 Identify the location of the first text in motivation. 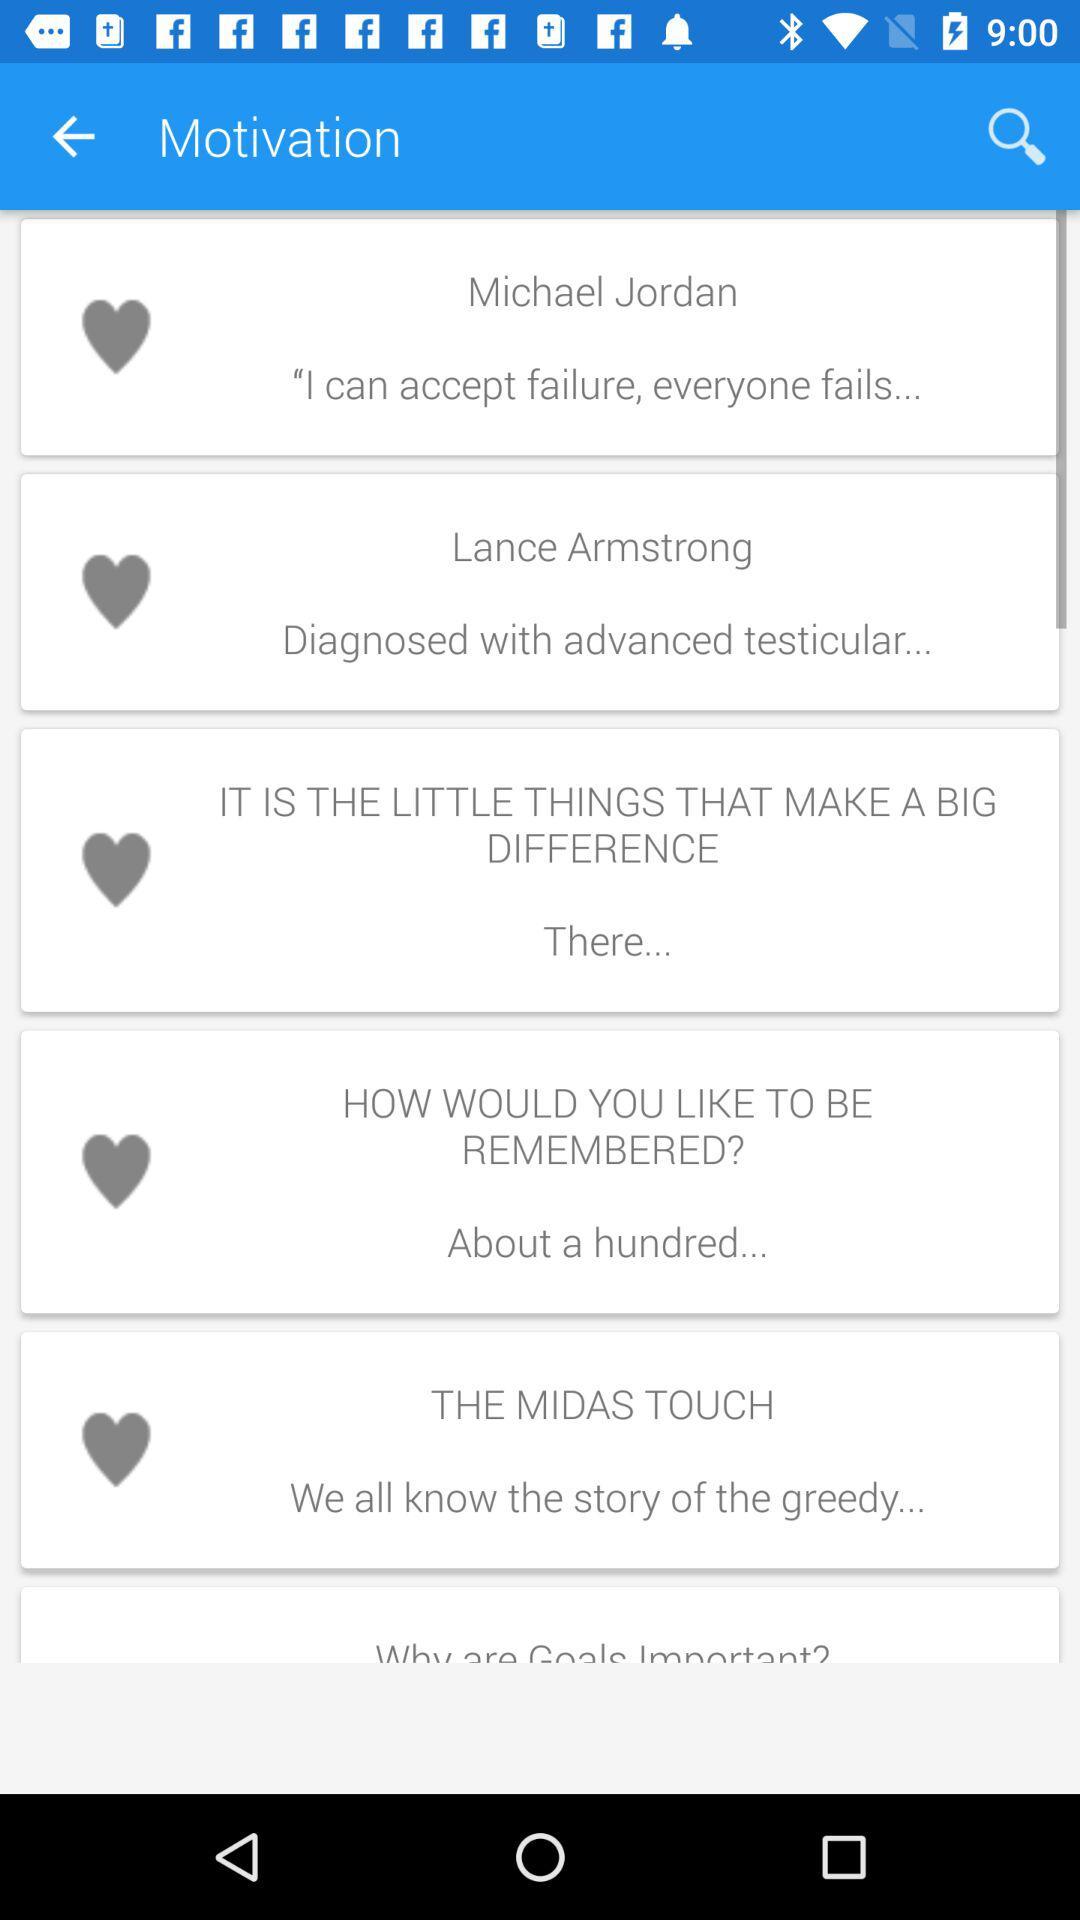
(540, 337).